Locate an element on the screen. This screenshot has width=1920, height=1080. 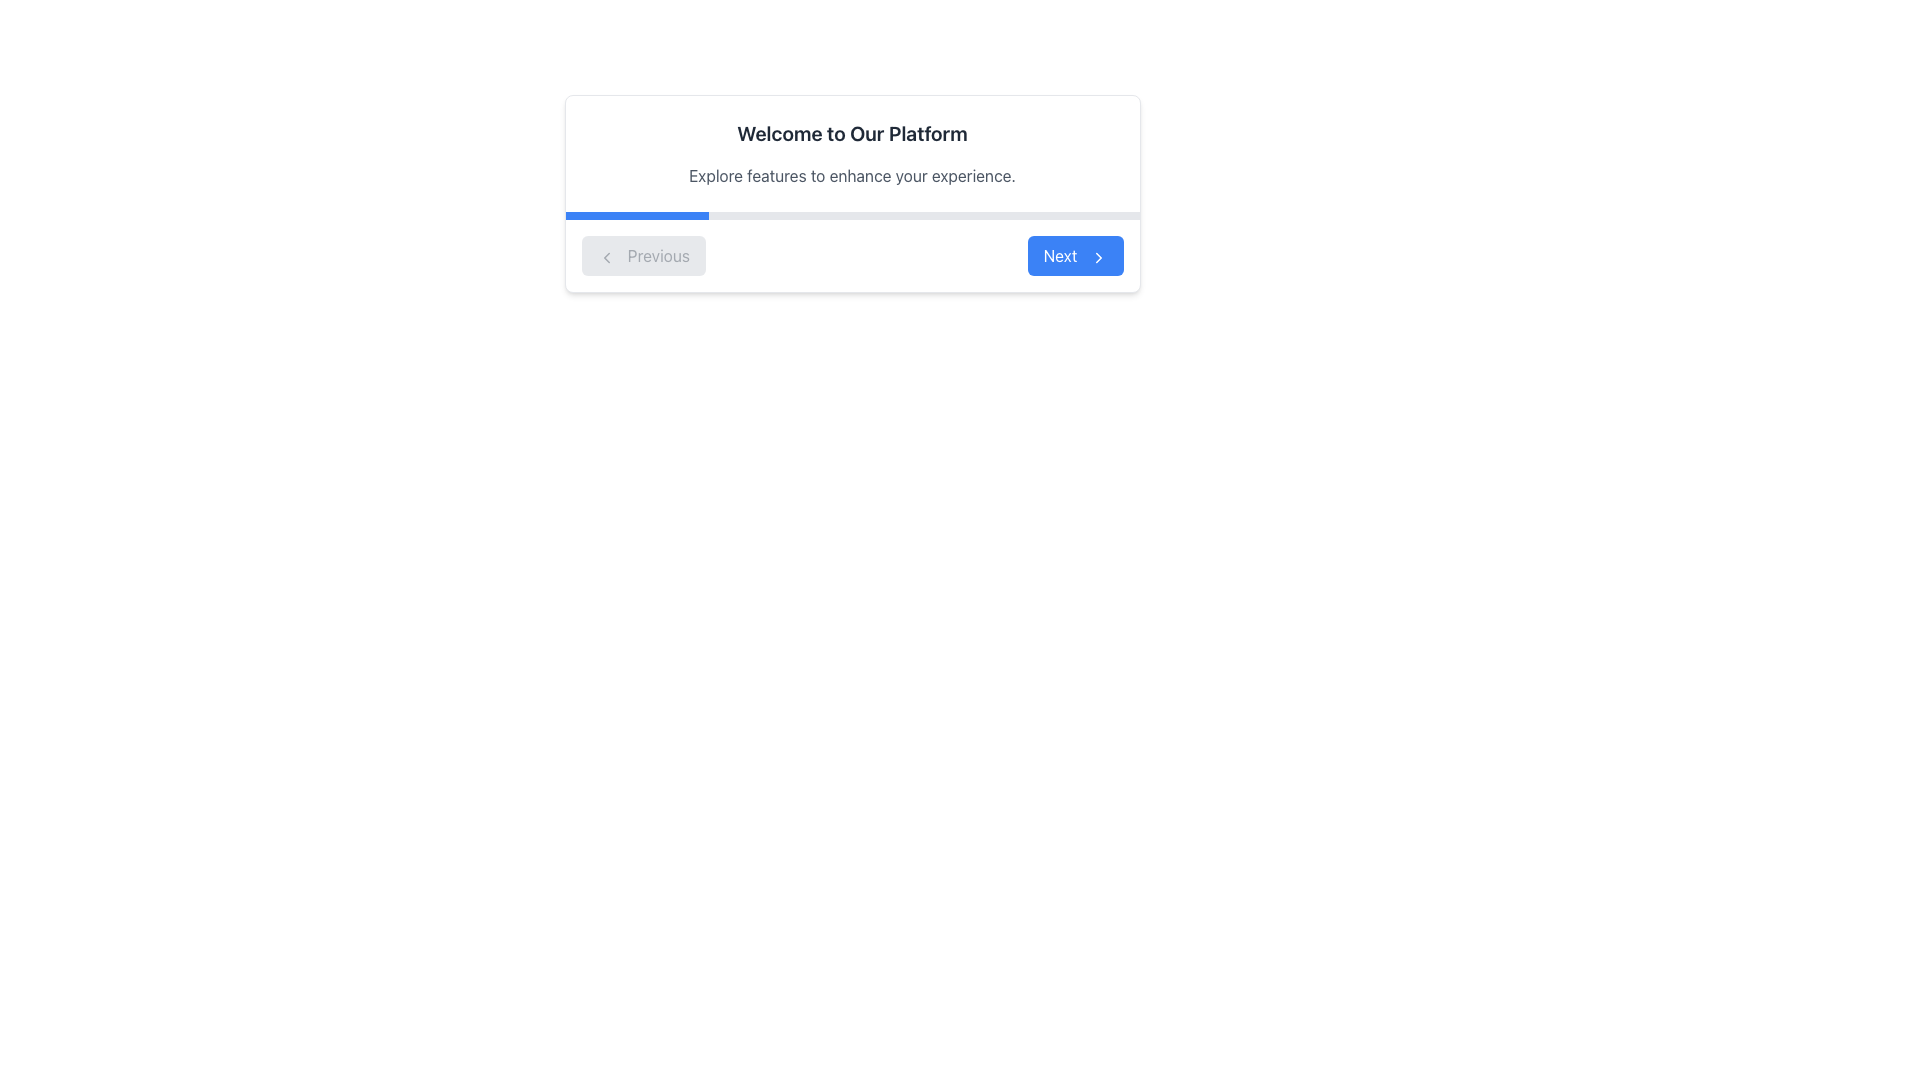
the progress bar beneath the title 'Welcome to Our Platform' and above the buttons 'Previous' and 'Next' is located at coordinates (852, 216).